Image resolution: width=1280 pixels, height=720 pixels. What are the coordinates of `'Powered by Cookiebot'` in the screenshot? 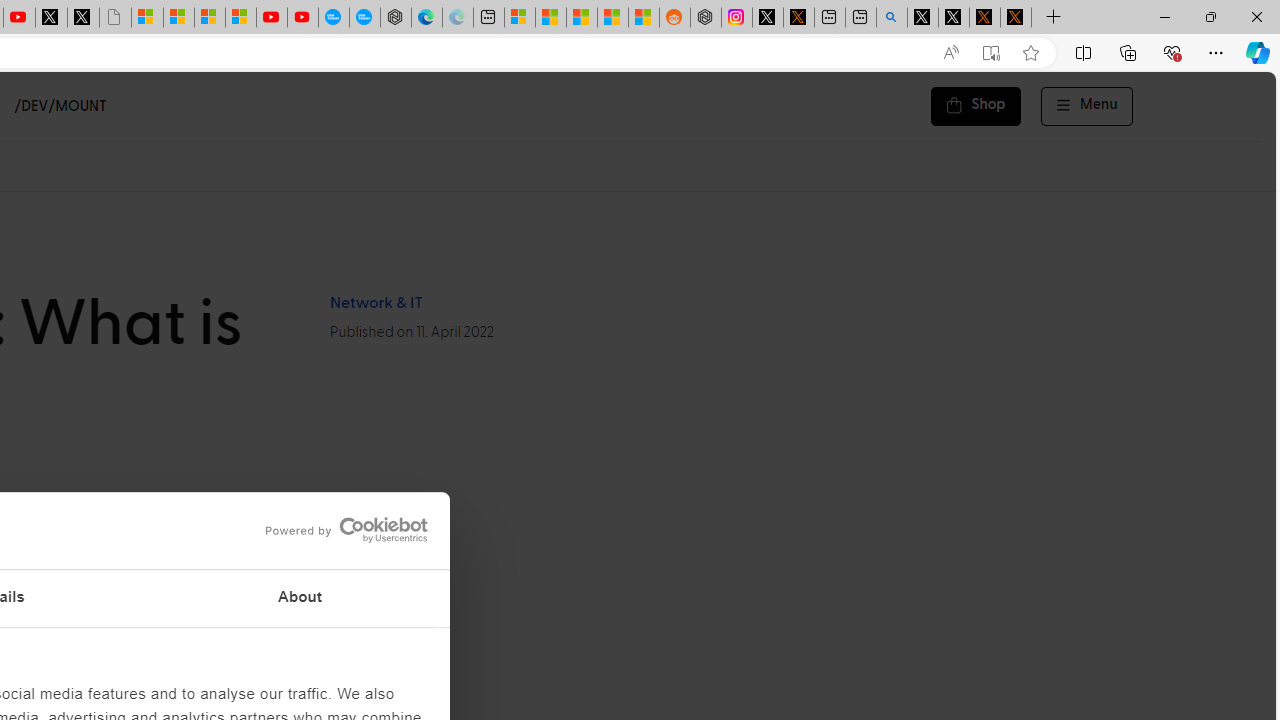 It's located at (346, 529).